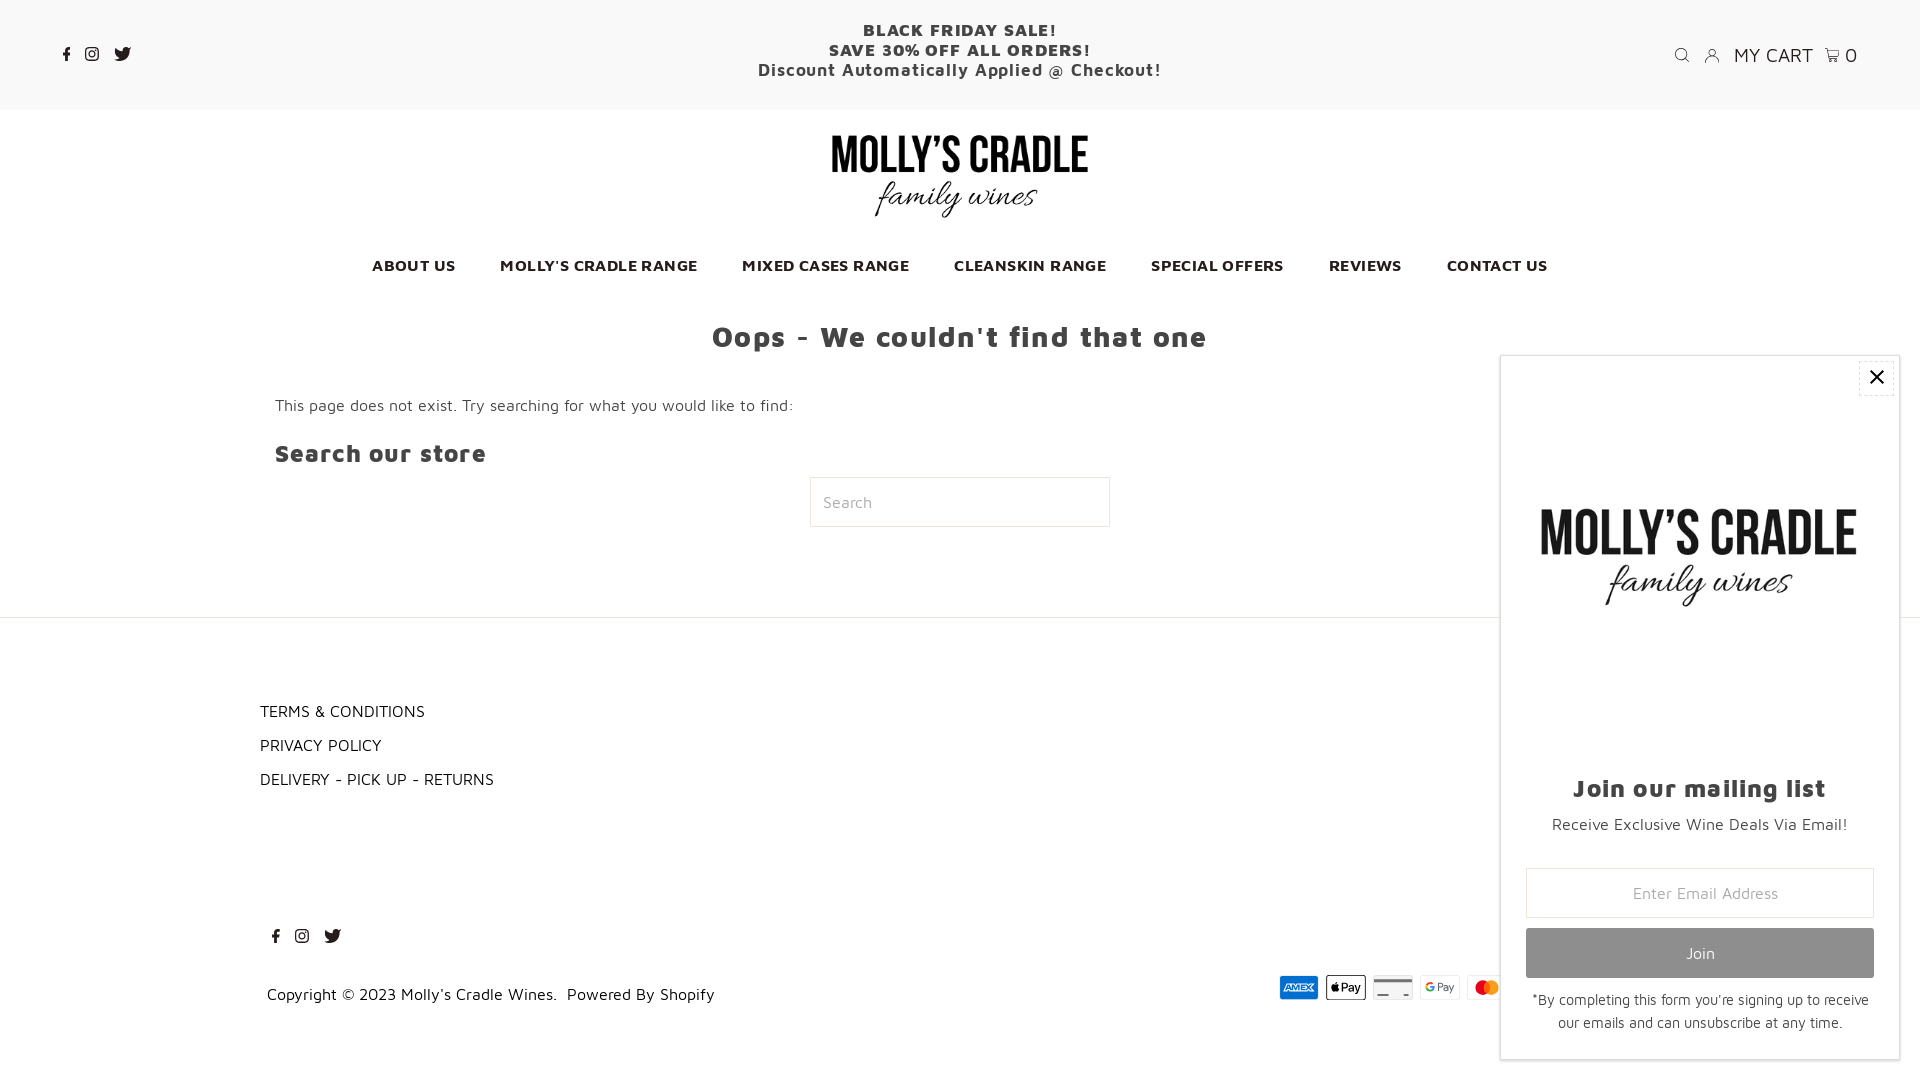 This screenshot has height=1080, width=1920. Describe the element at coordinates (480, 264) in the screenshot. I see `'MOLLY'S CRADLE RANGE'` at that location.